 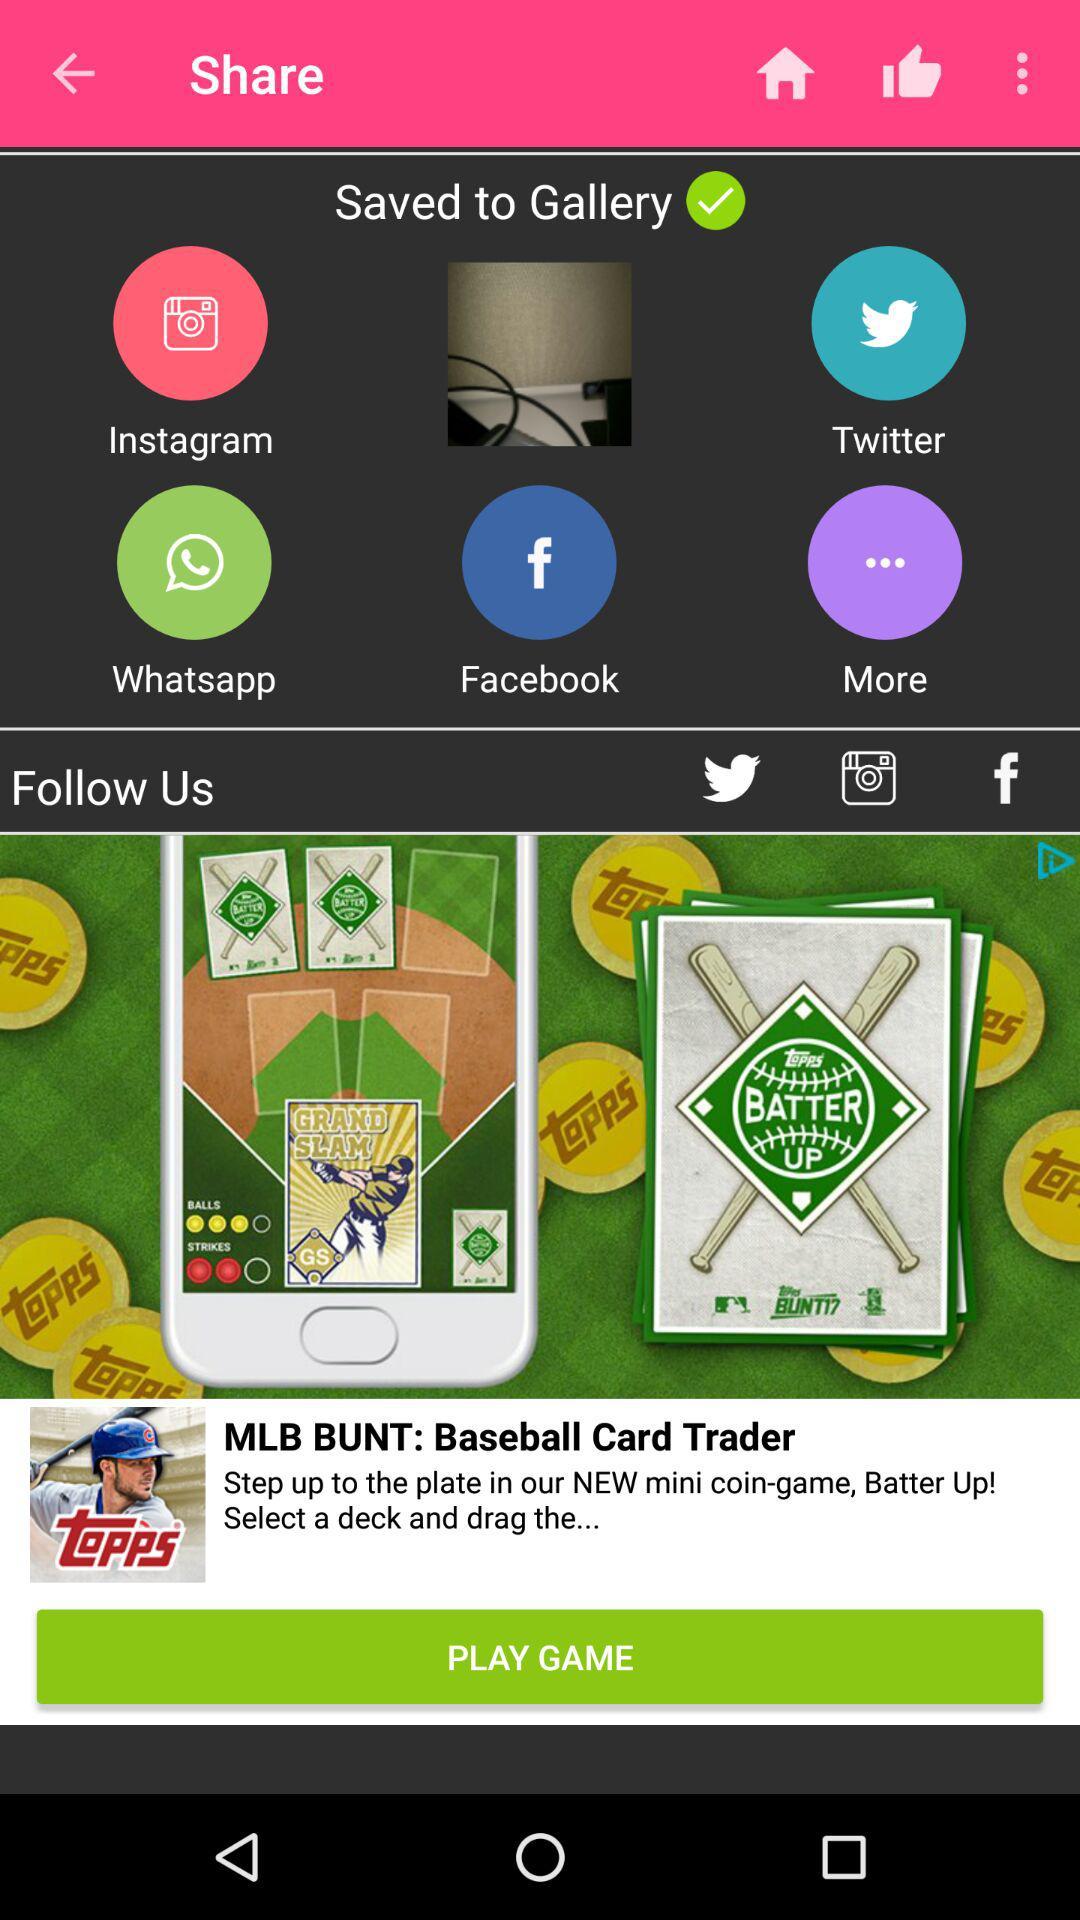 I want to click on follow on twitter, so click(x=731, y=777).